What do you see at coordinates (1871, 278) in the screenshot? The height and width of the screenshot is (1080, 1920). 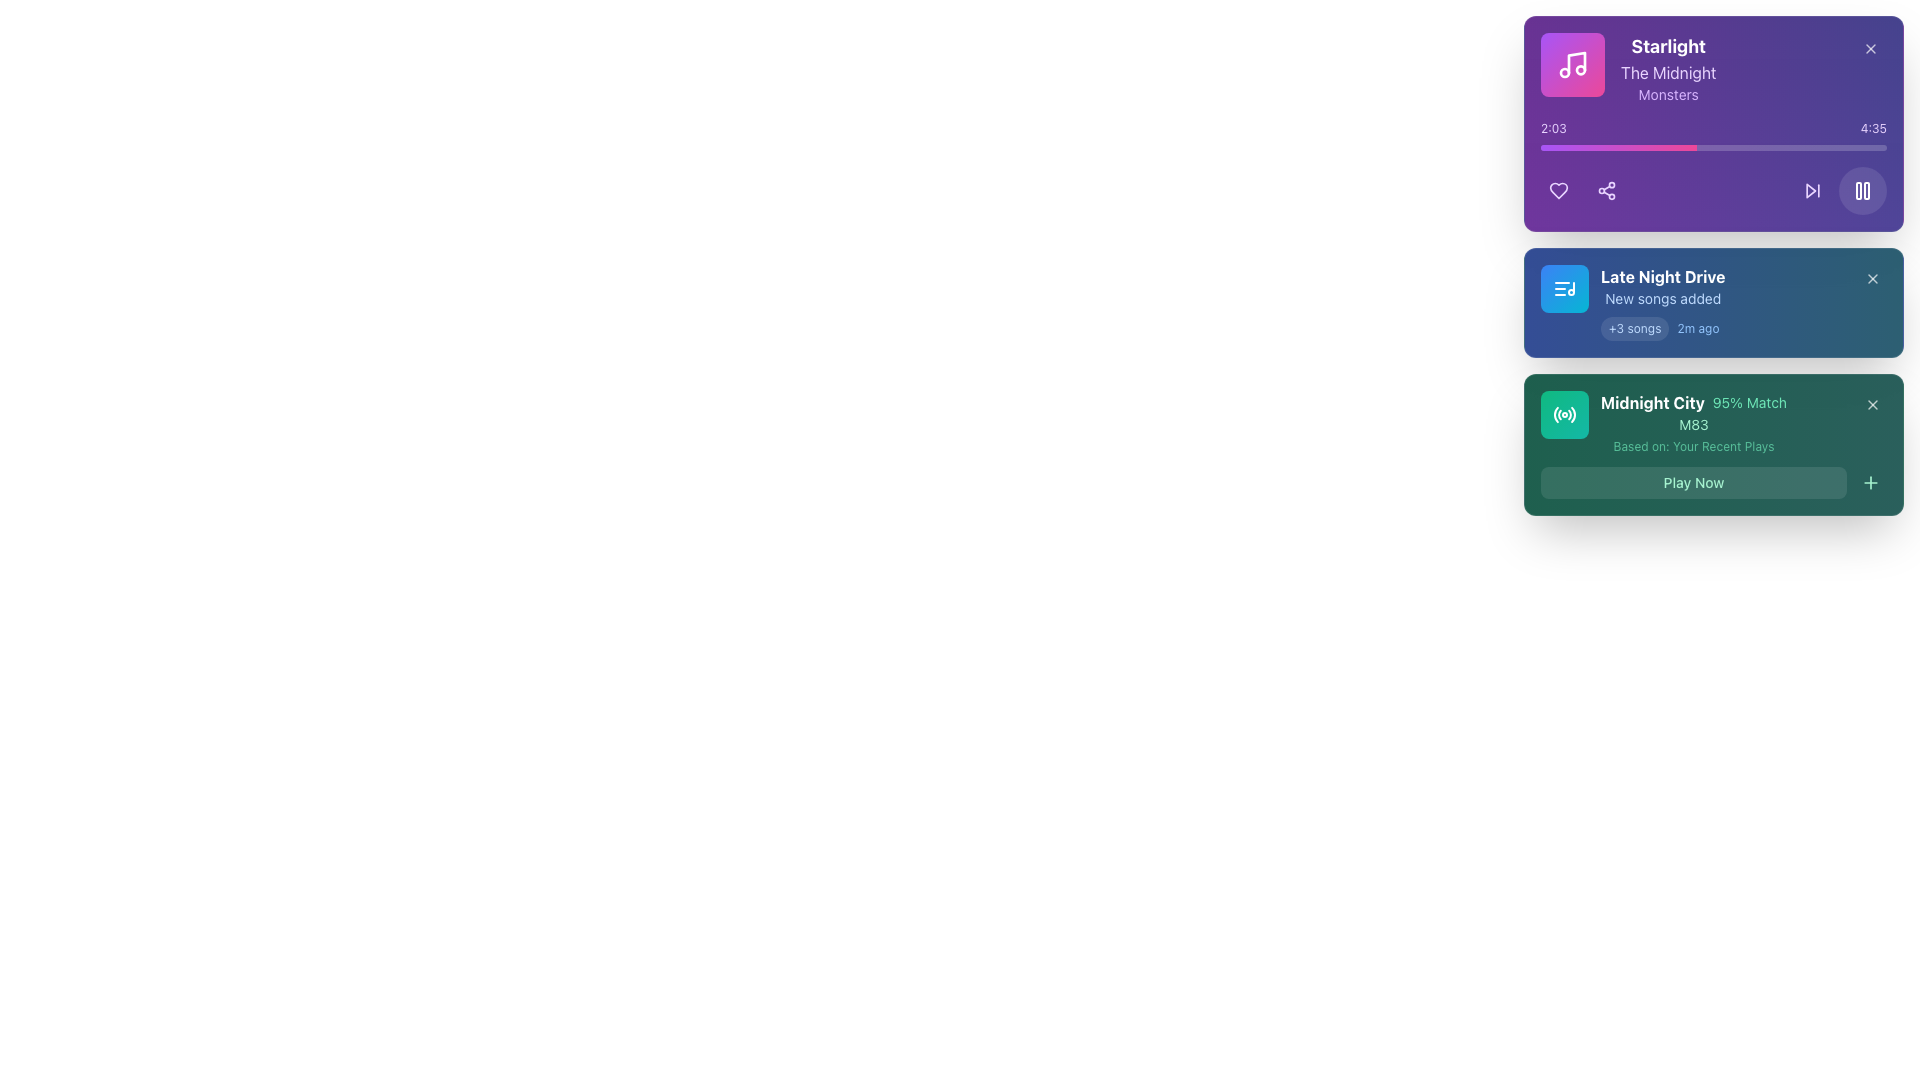 I see `the close button represented by a small, square-shaped 'X' icon in the top-right corner of the blue card labeled 'Late Night Drive'` at bounding box center [1871, 278].